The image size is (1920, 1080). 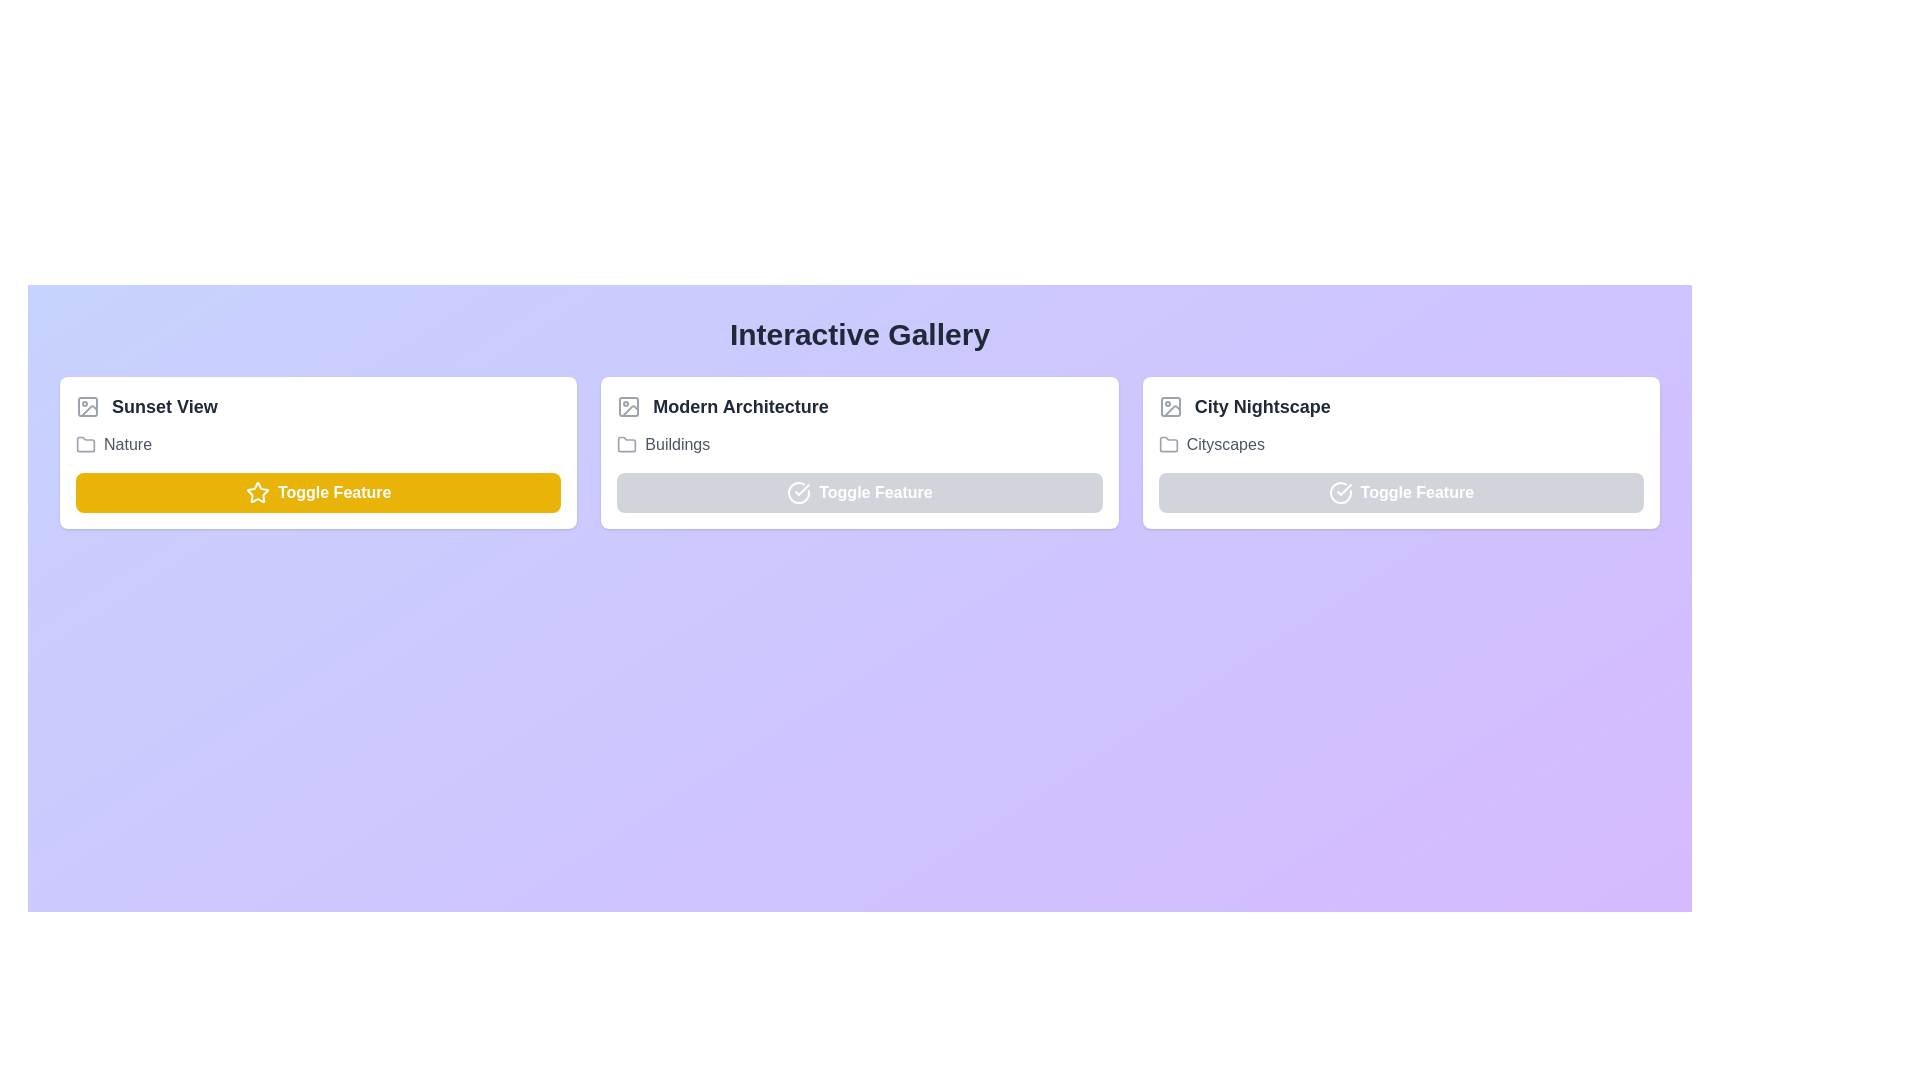 What do you see at coordinates (626, 443) in the screenshot?
I see `the folder icon located to the left of the 'Buildings' text label in the 'Modern Architecture' card` at bounding box center [626, 443].